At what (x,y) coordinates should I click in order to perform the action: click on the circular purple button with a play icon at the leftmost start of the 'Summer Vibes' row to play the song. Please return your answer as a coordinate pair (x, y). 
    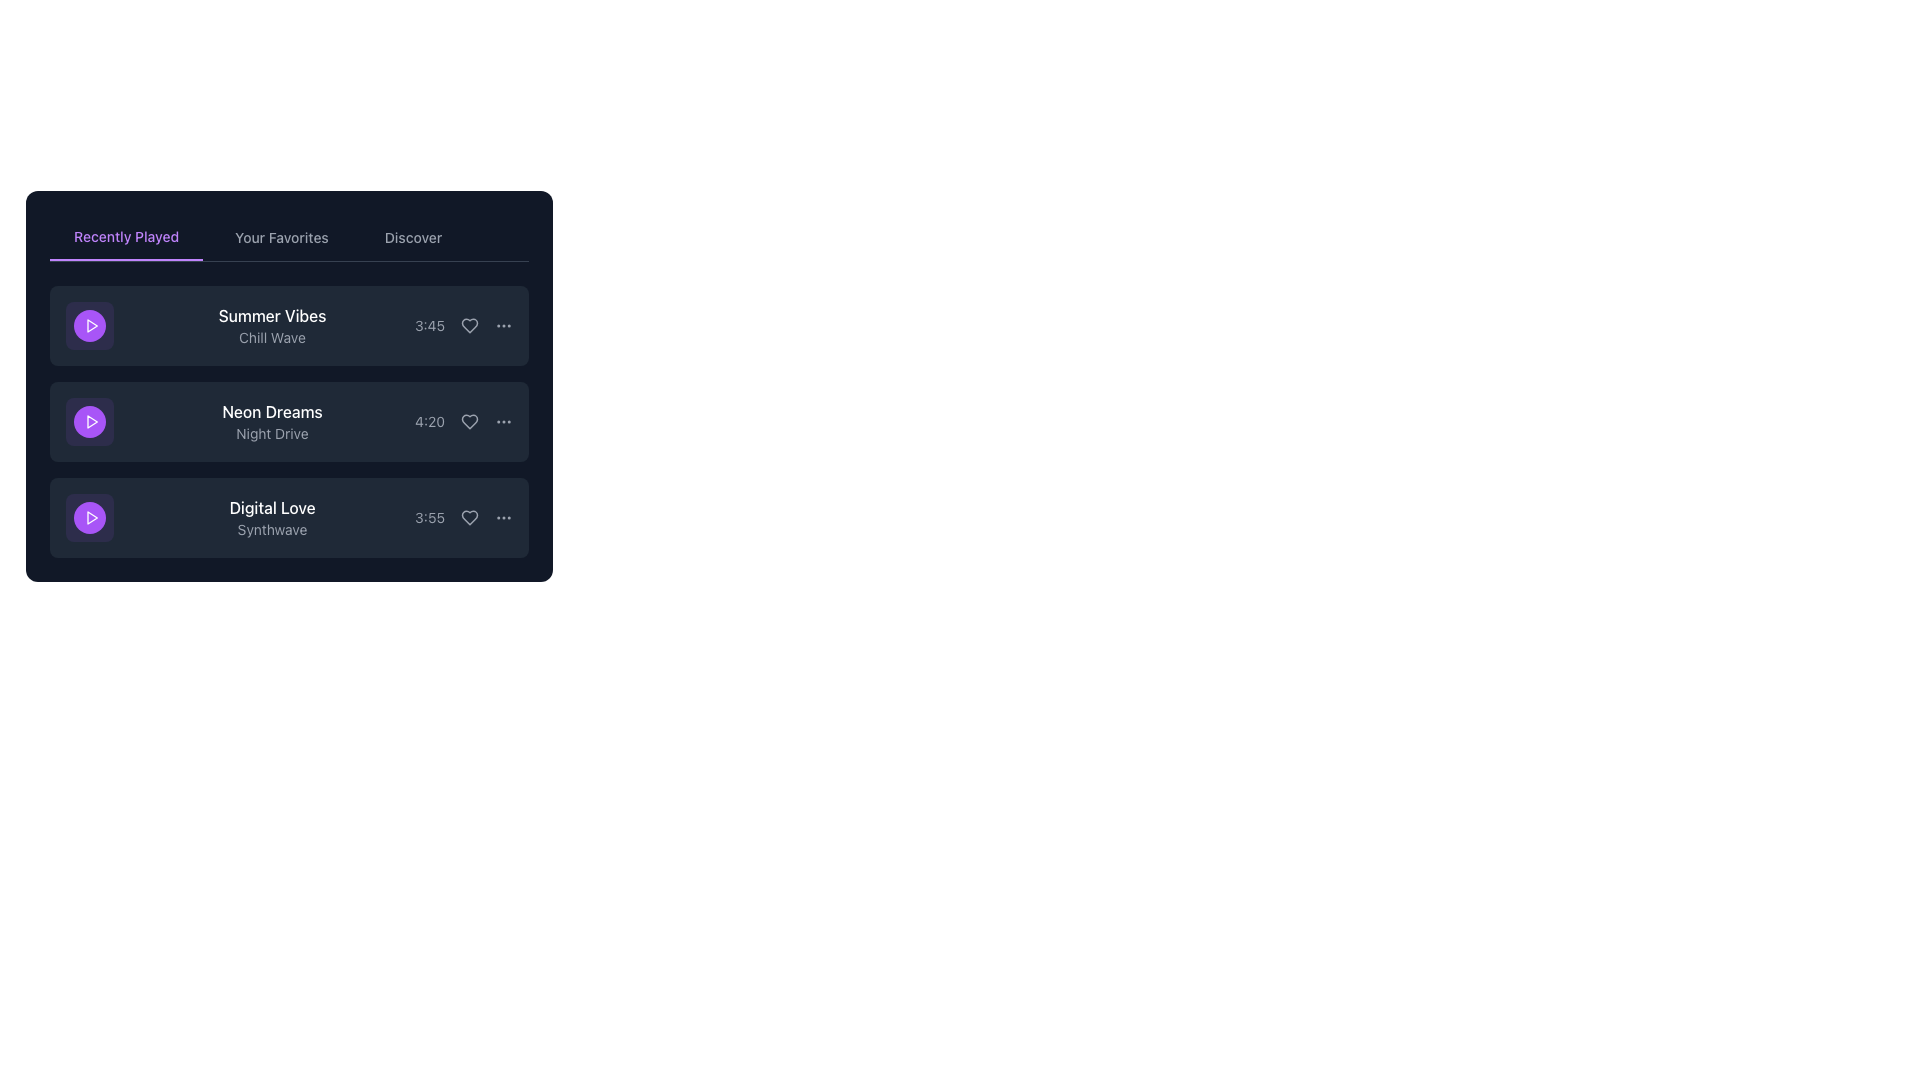
    Looking at the image, I should click on (89, 325).